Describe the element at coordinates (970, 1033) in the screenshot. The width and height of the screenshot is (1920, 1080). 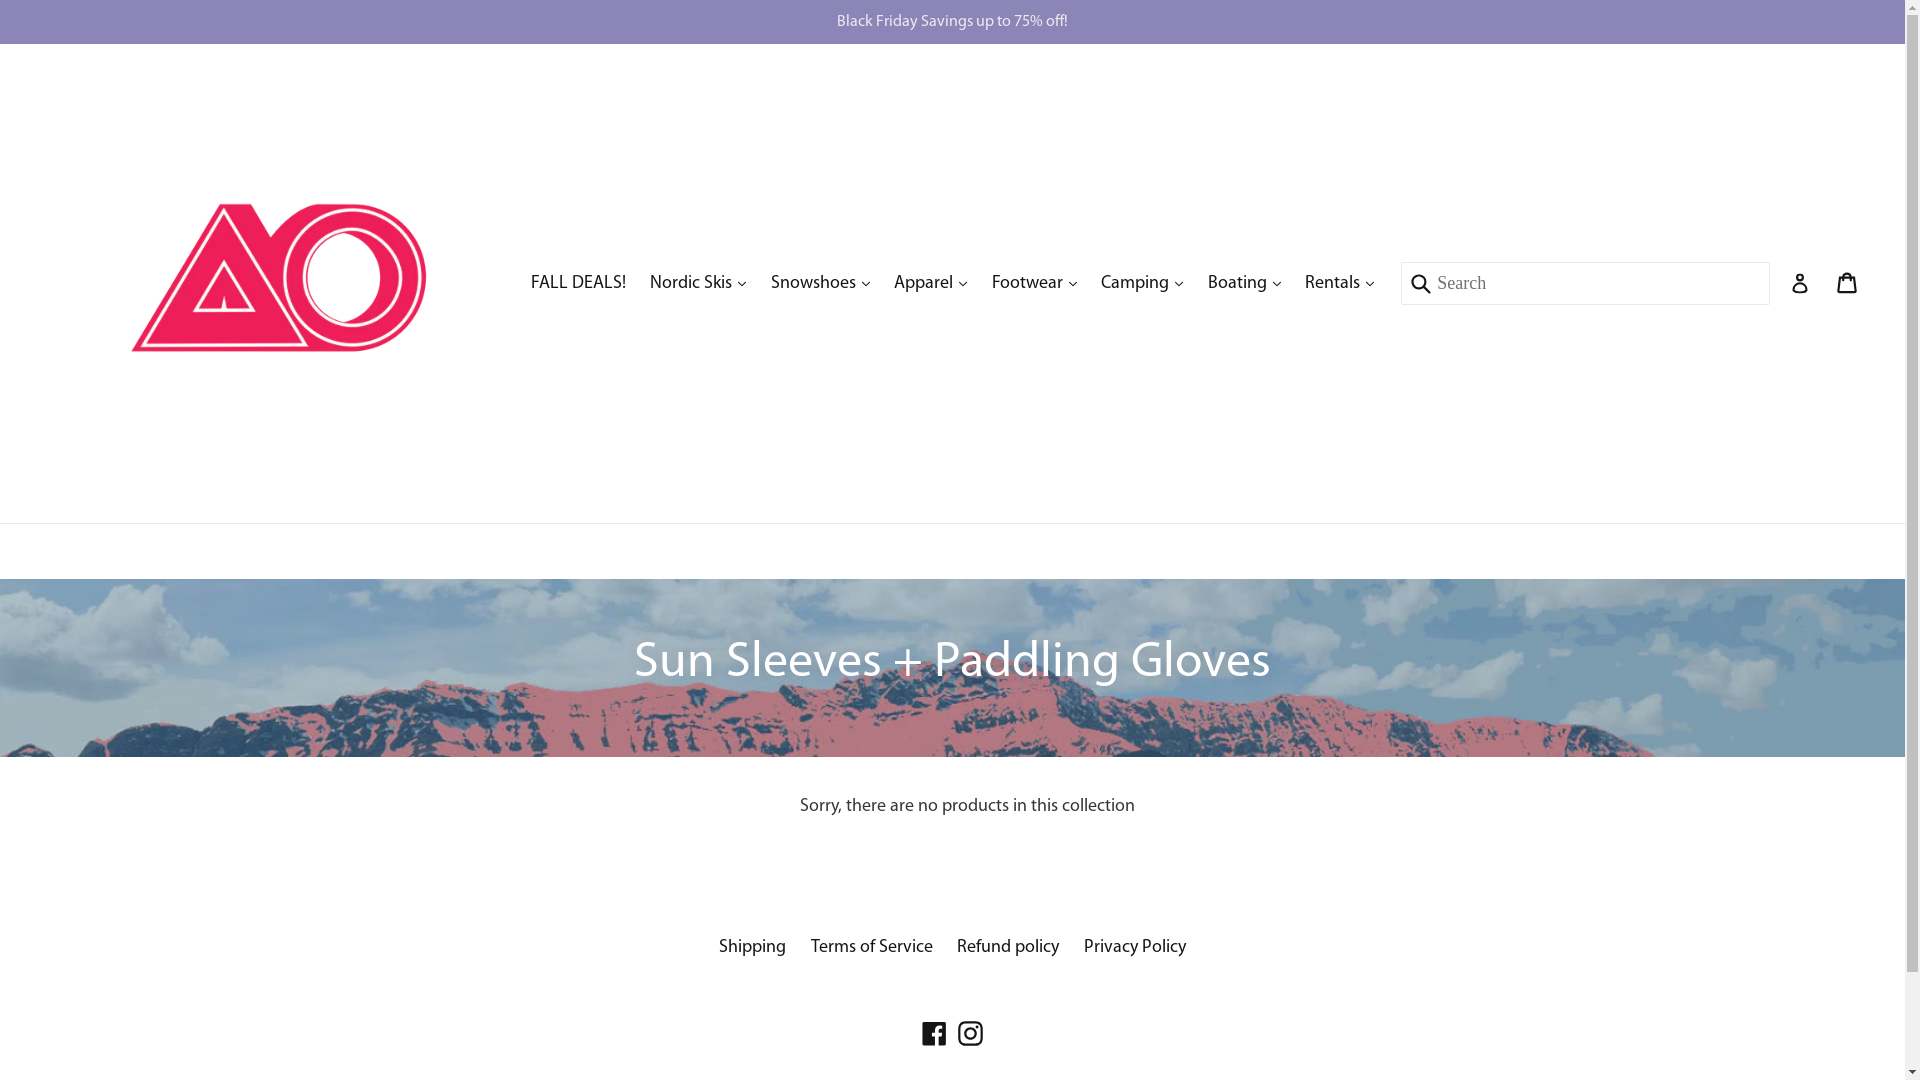
I see `'Instagram'` at that location.